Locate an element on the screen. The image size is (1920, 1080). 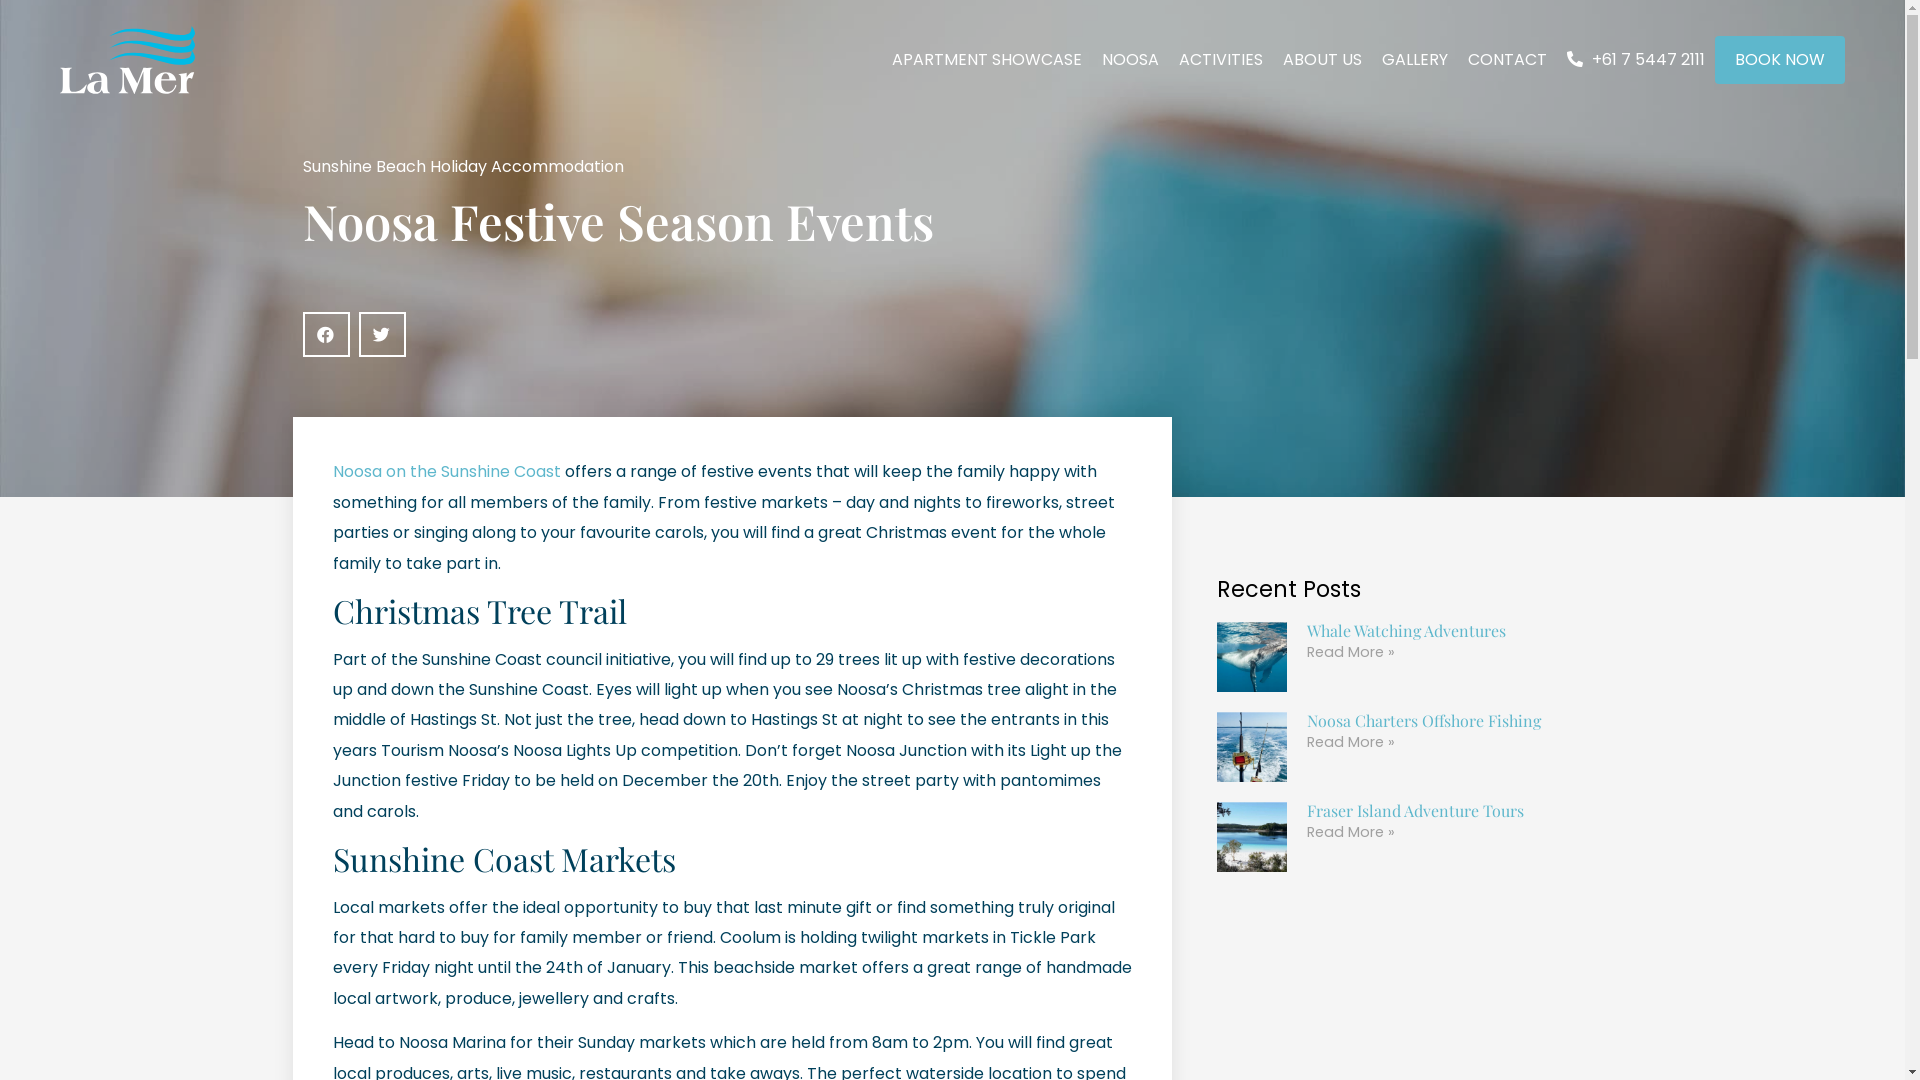
'ACTIVITIES' is located at coordinates (1219, 59).